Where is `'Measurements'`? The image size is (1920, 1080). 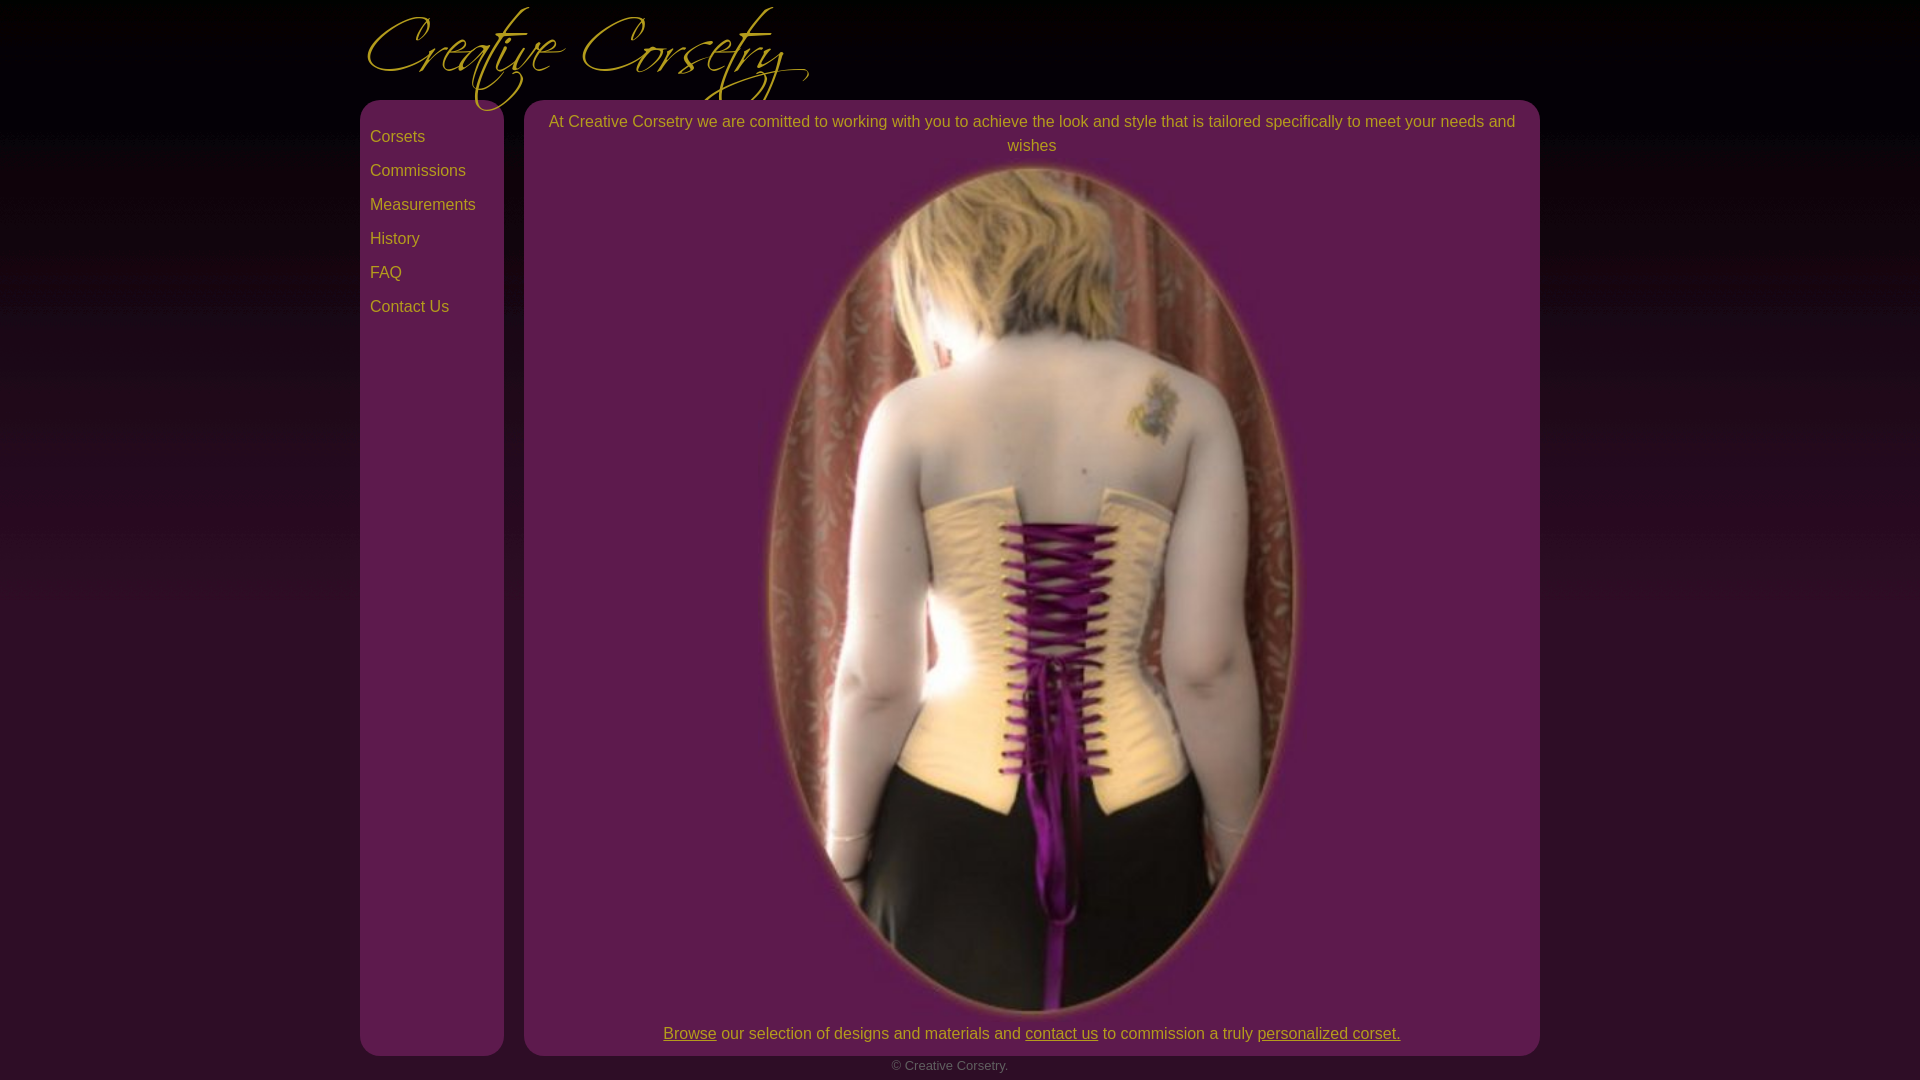
'Measurements' is located at coordinates (360, 204).